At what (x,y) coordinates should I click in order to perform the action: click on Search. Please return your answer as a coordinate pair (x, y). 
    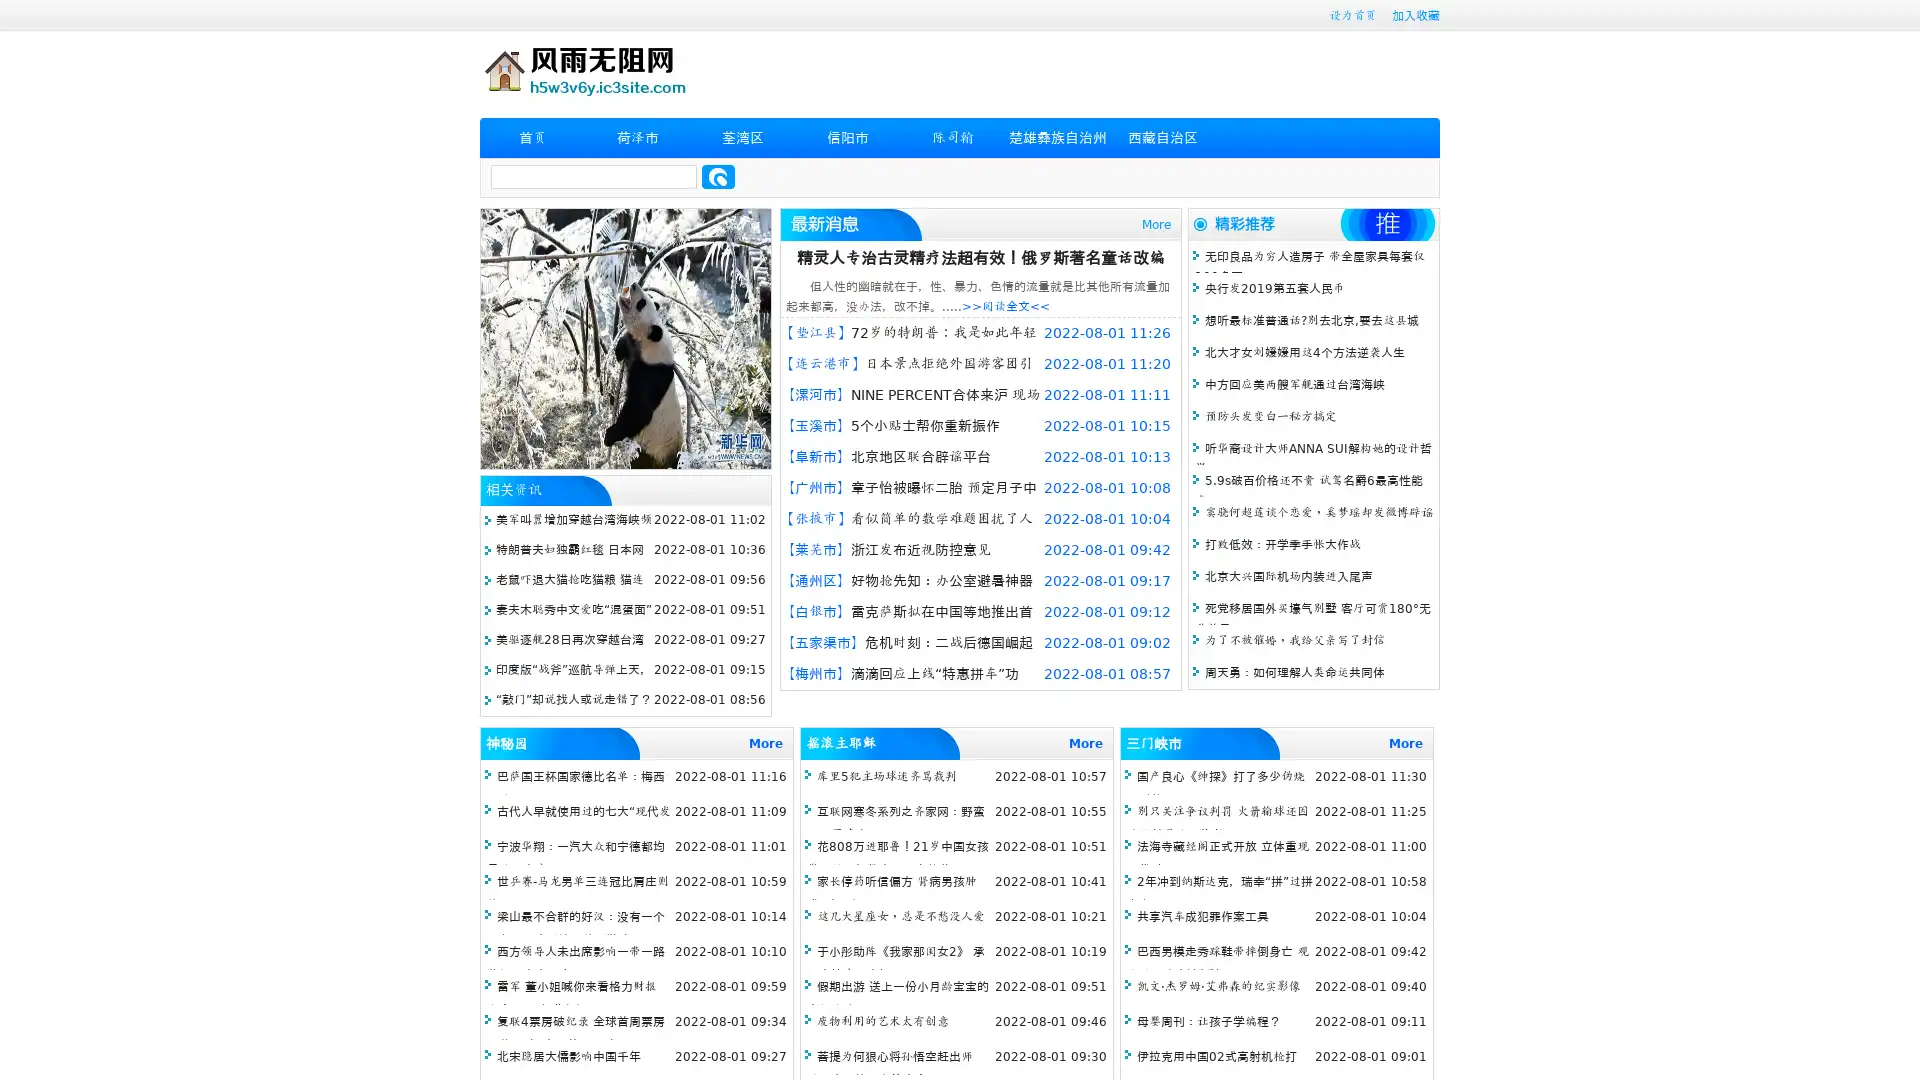
    Looking at the image, I should click on (718, 176).